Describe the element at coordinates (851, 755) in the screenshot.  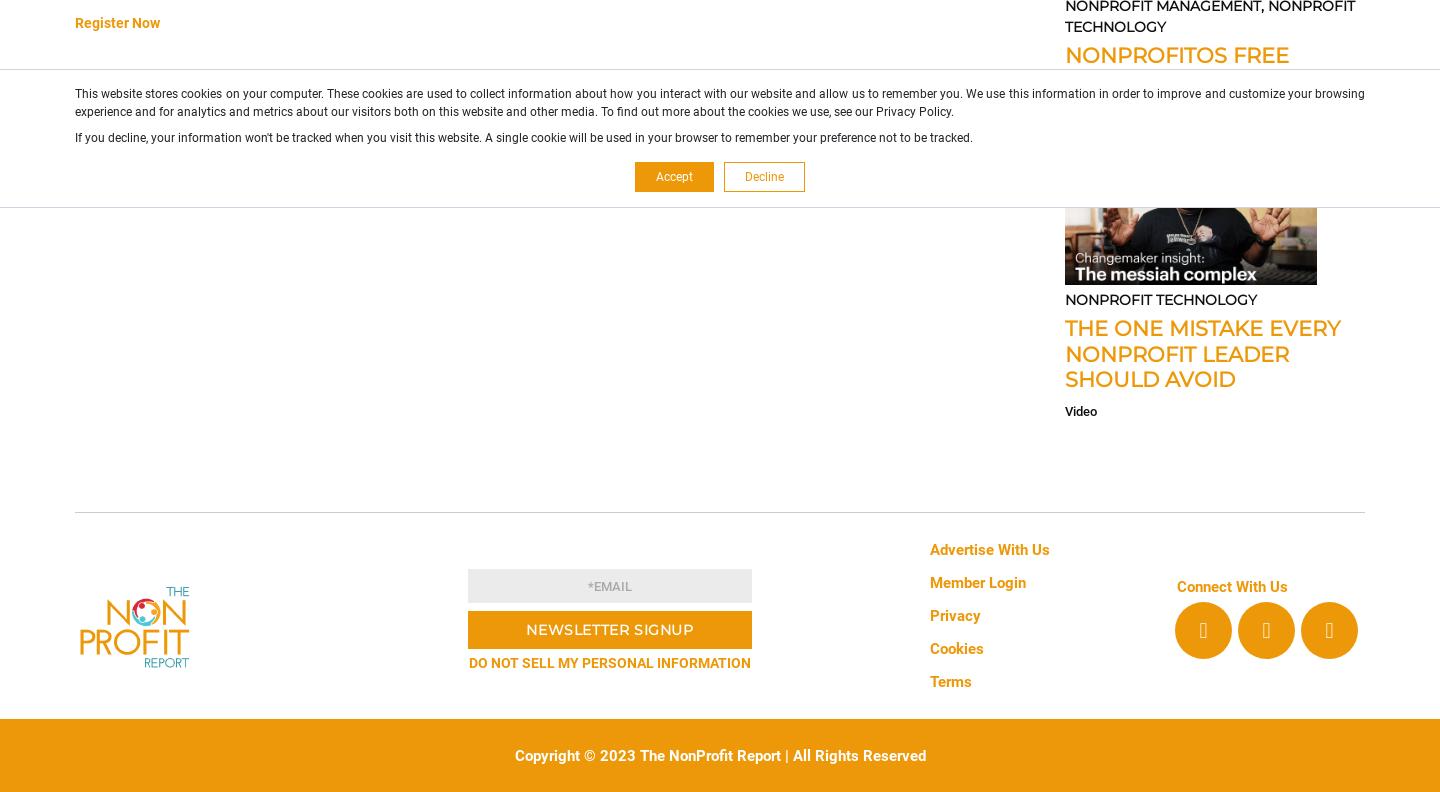
I see `'| All Rights Reserved'` at that location.